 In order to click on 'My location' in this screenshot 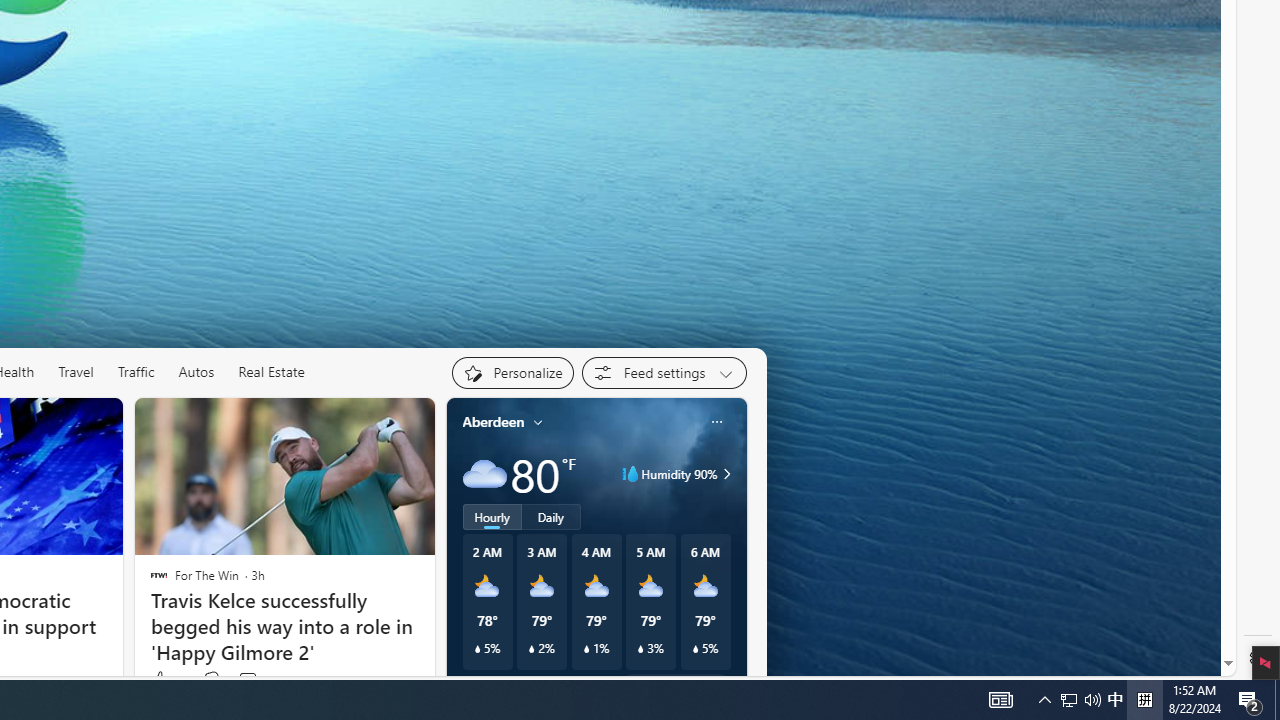, I will do `click(538, 420)`.